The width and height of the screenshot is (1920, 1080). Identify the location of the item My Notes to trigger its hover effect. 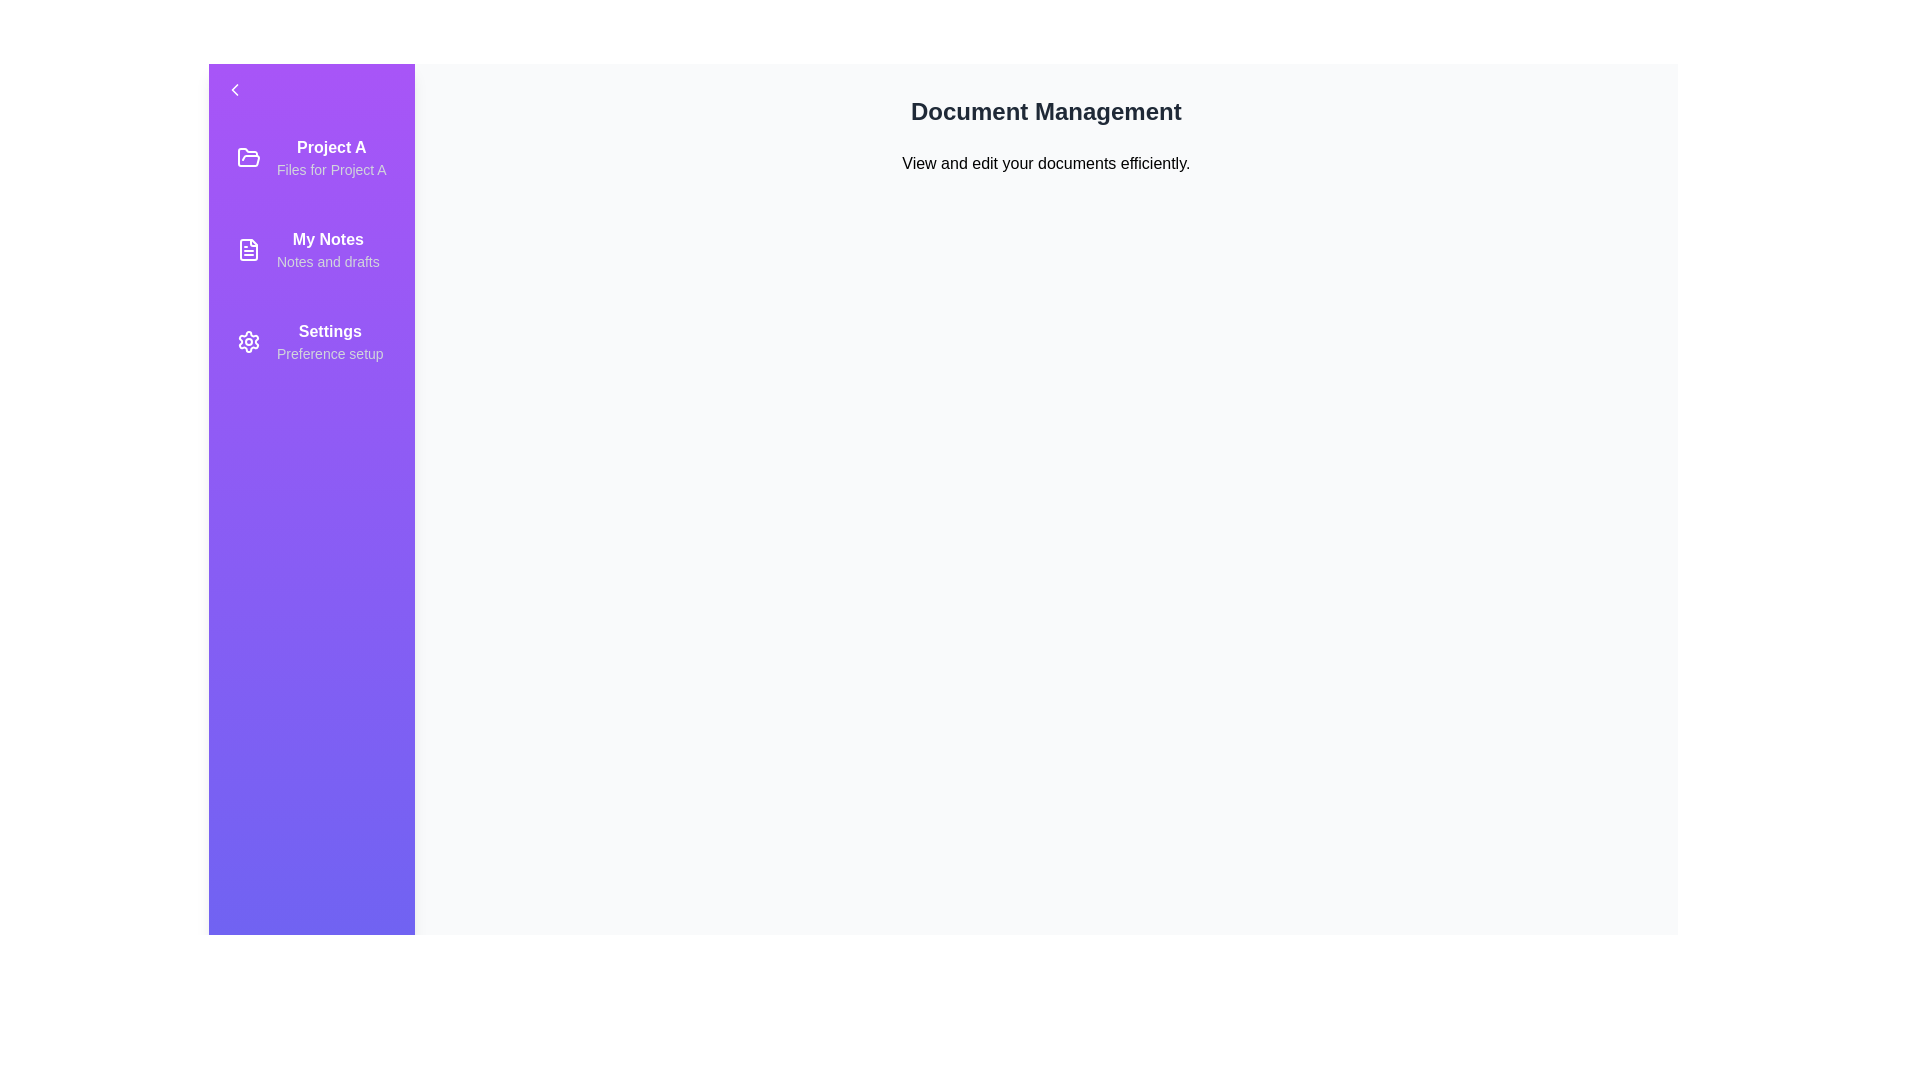
(310, 249).